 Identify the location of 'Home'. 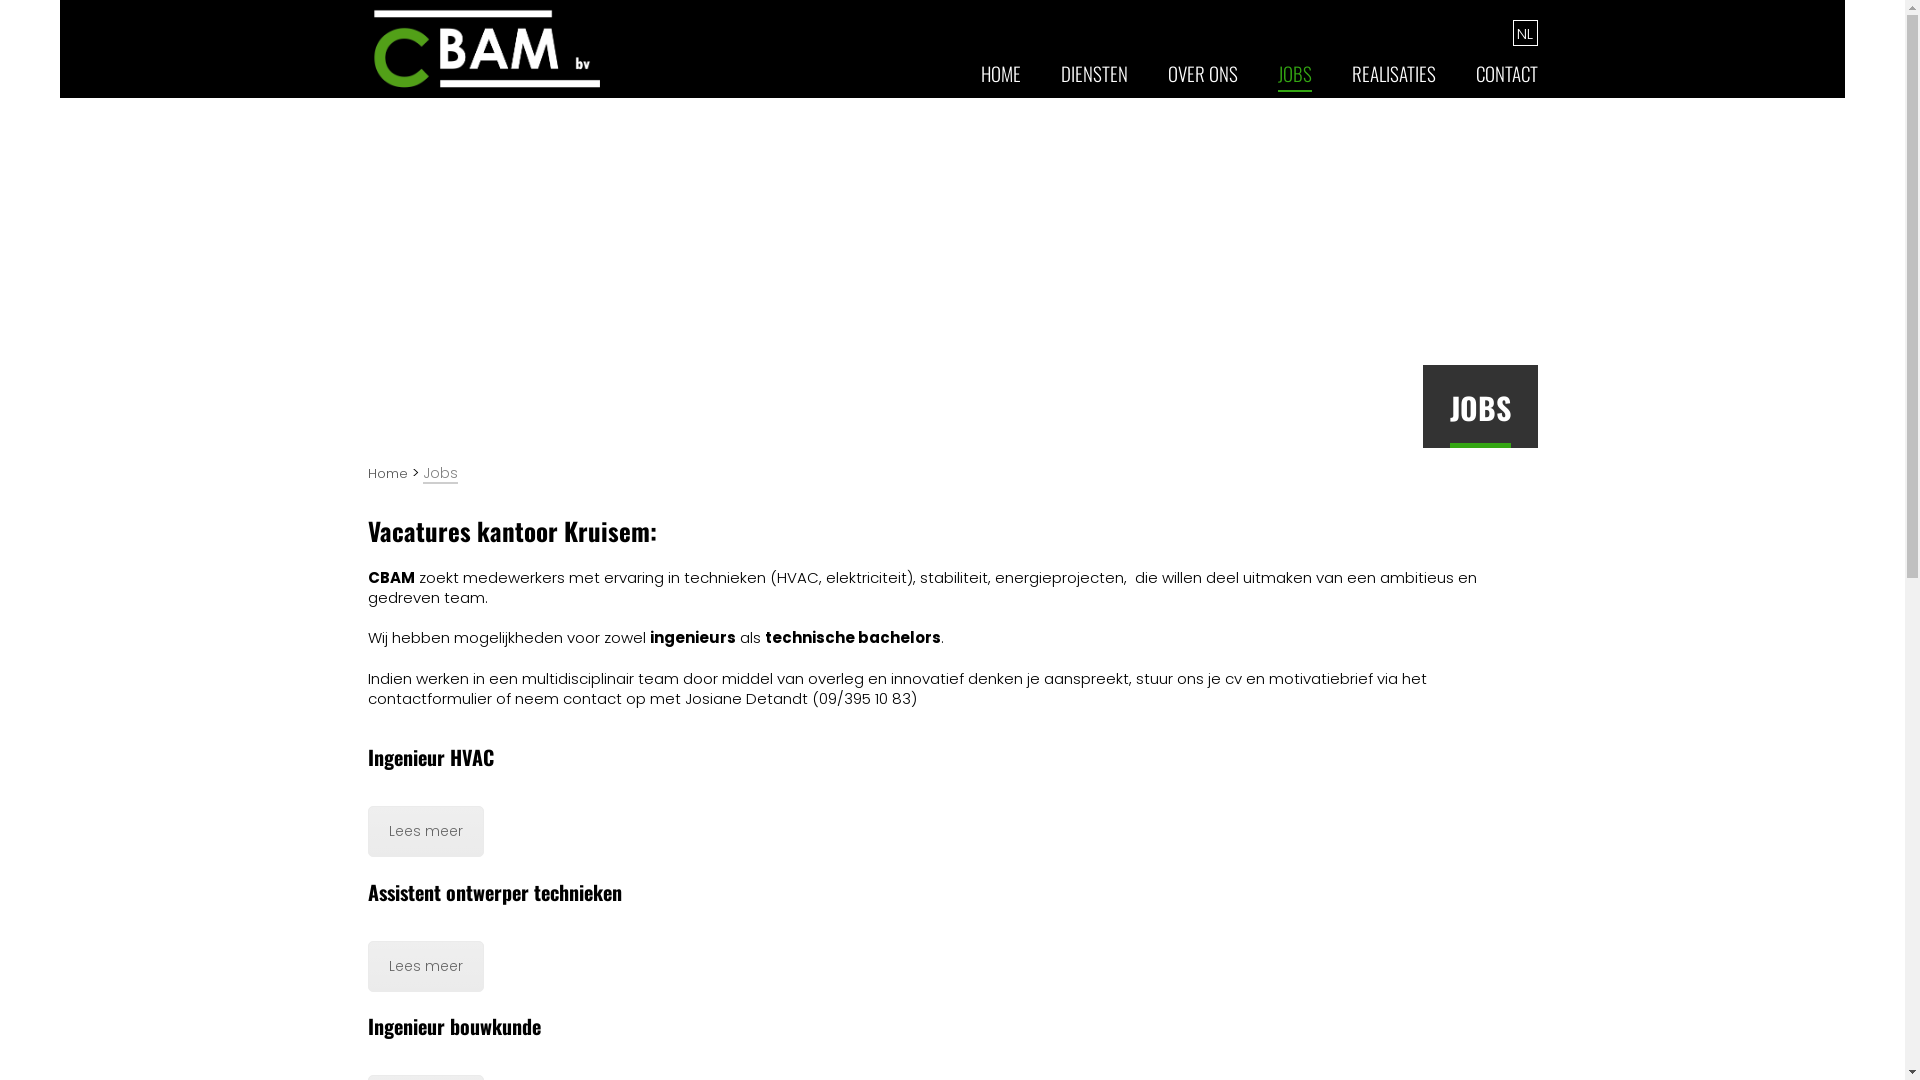
(388, 473).